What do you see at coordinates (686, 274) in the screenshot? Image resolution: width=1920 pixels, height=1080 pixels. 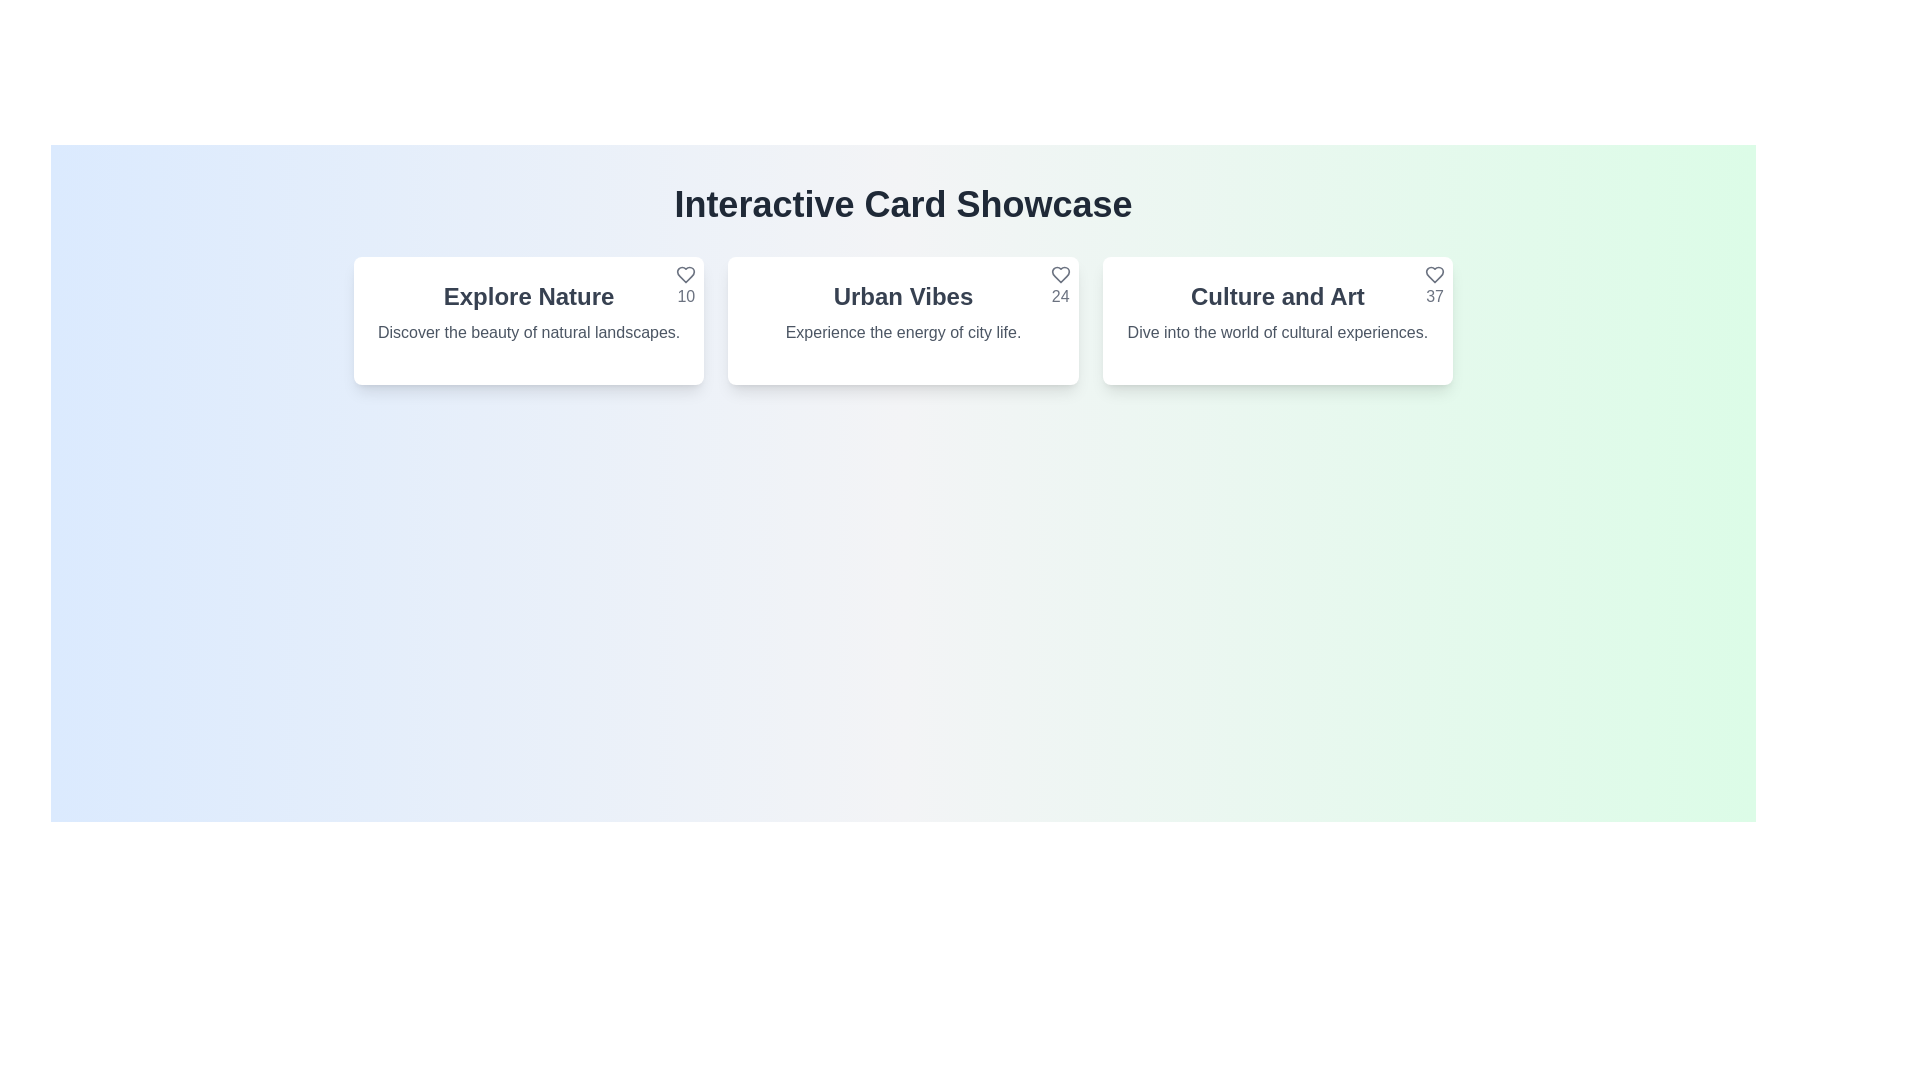 I see `the heart icon in the top-right corner of the 'Explore Nature' card` at bounding box center [686, 274].